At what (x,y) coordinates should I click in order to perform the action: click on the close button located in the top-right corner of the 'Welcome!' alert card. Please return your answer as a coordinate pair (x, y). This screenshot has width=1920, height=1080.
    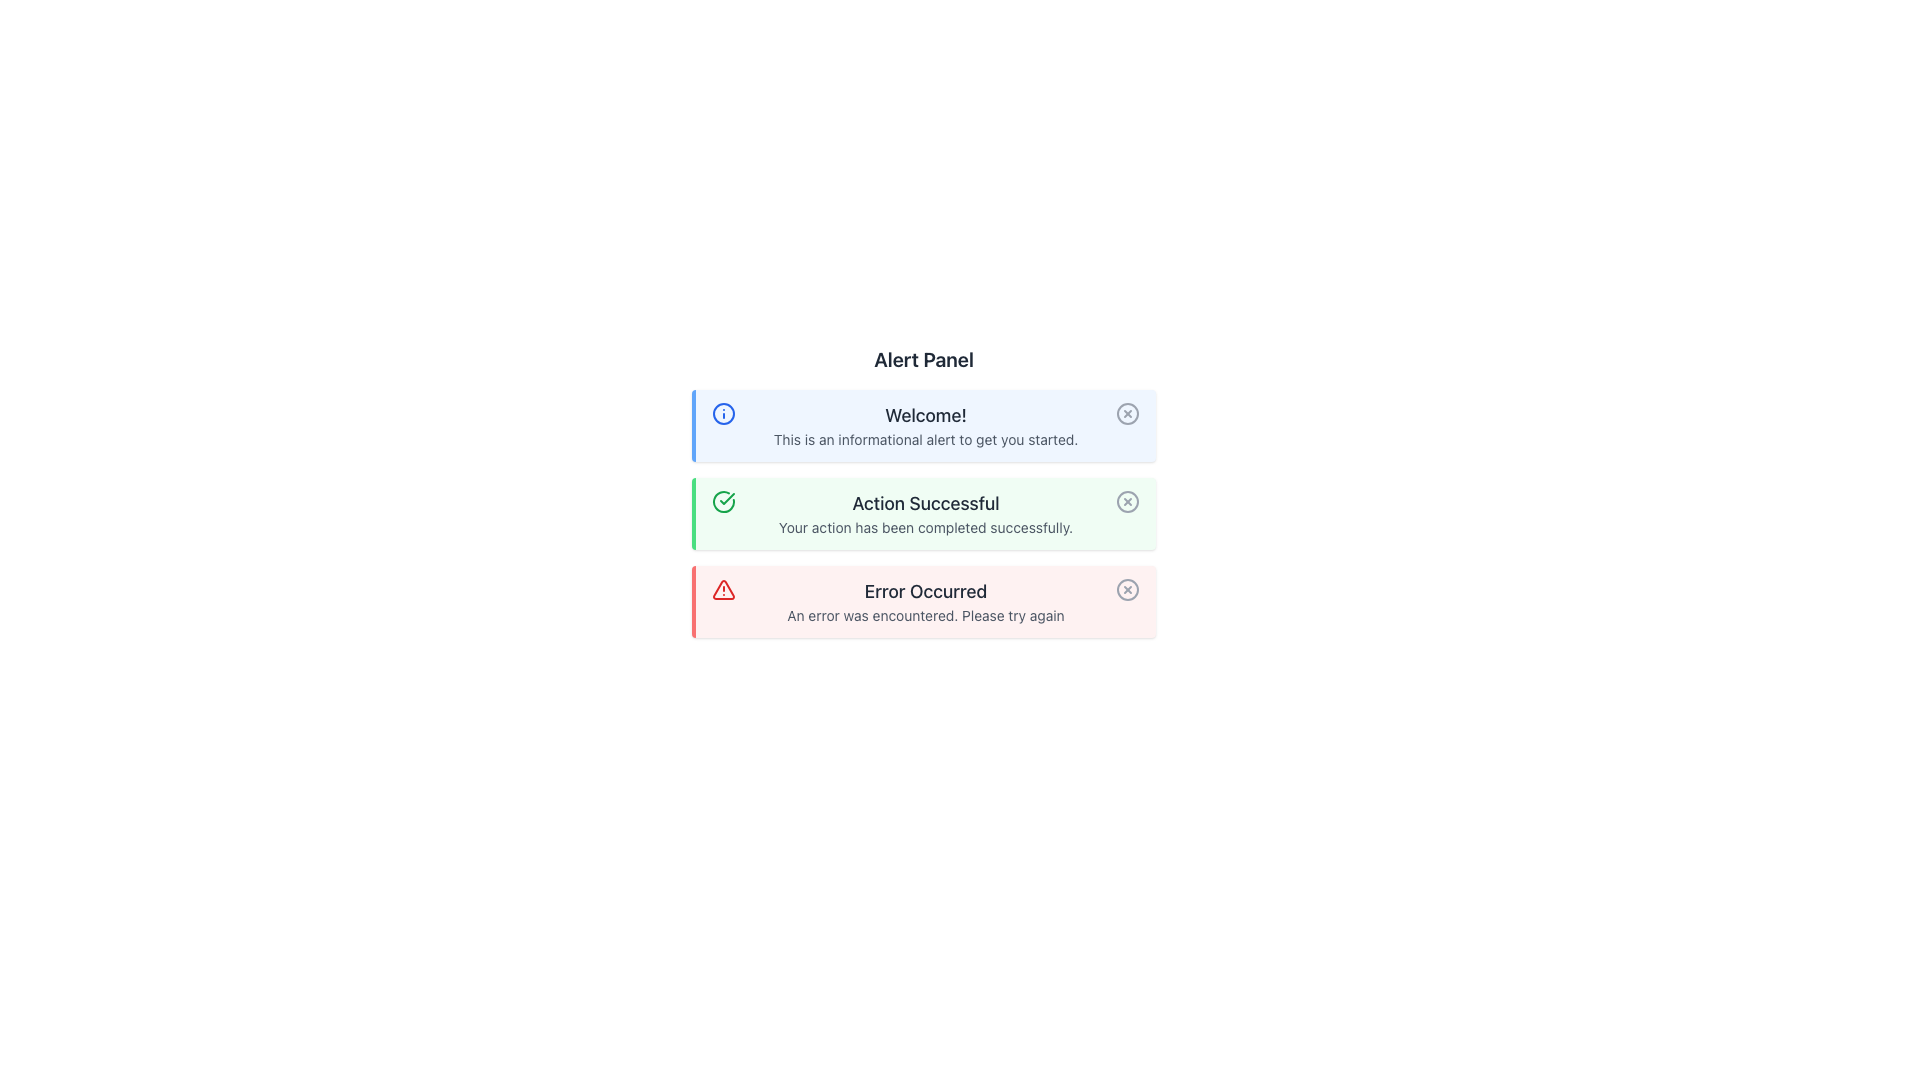
    Looking at the image, I should click on (1128, 412).